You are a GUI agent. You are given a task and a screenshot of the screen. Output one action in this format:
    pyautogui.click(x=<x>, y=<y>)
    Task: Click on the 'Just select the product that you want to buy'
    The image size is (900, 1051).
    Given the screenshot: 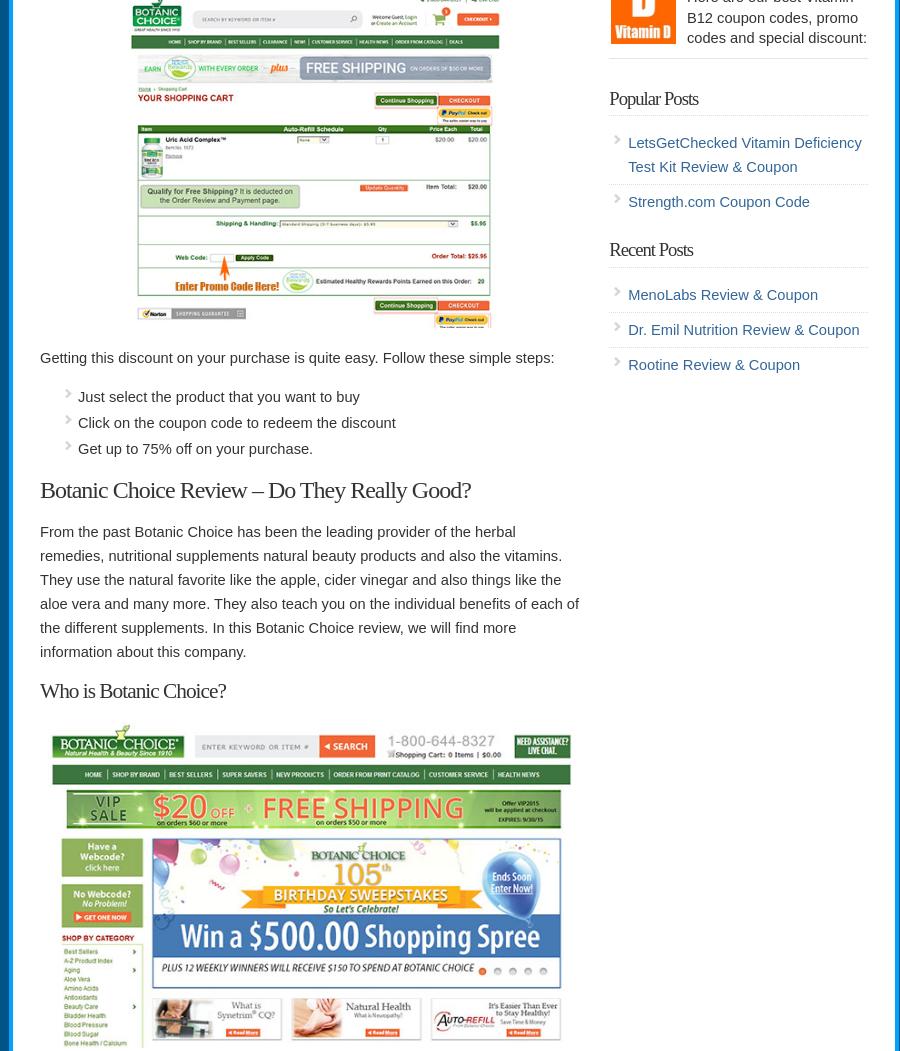 What is the action you would take?
    pyautogui.click(x=218, y=395)
    